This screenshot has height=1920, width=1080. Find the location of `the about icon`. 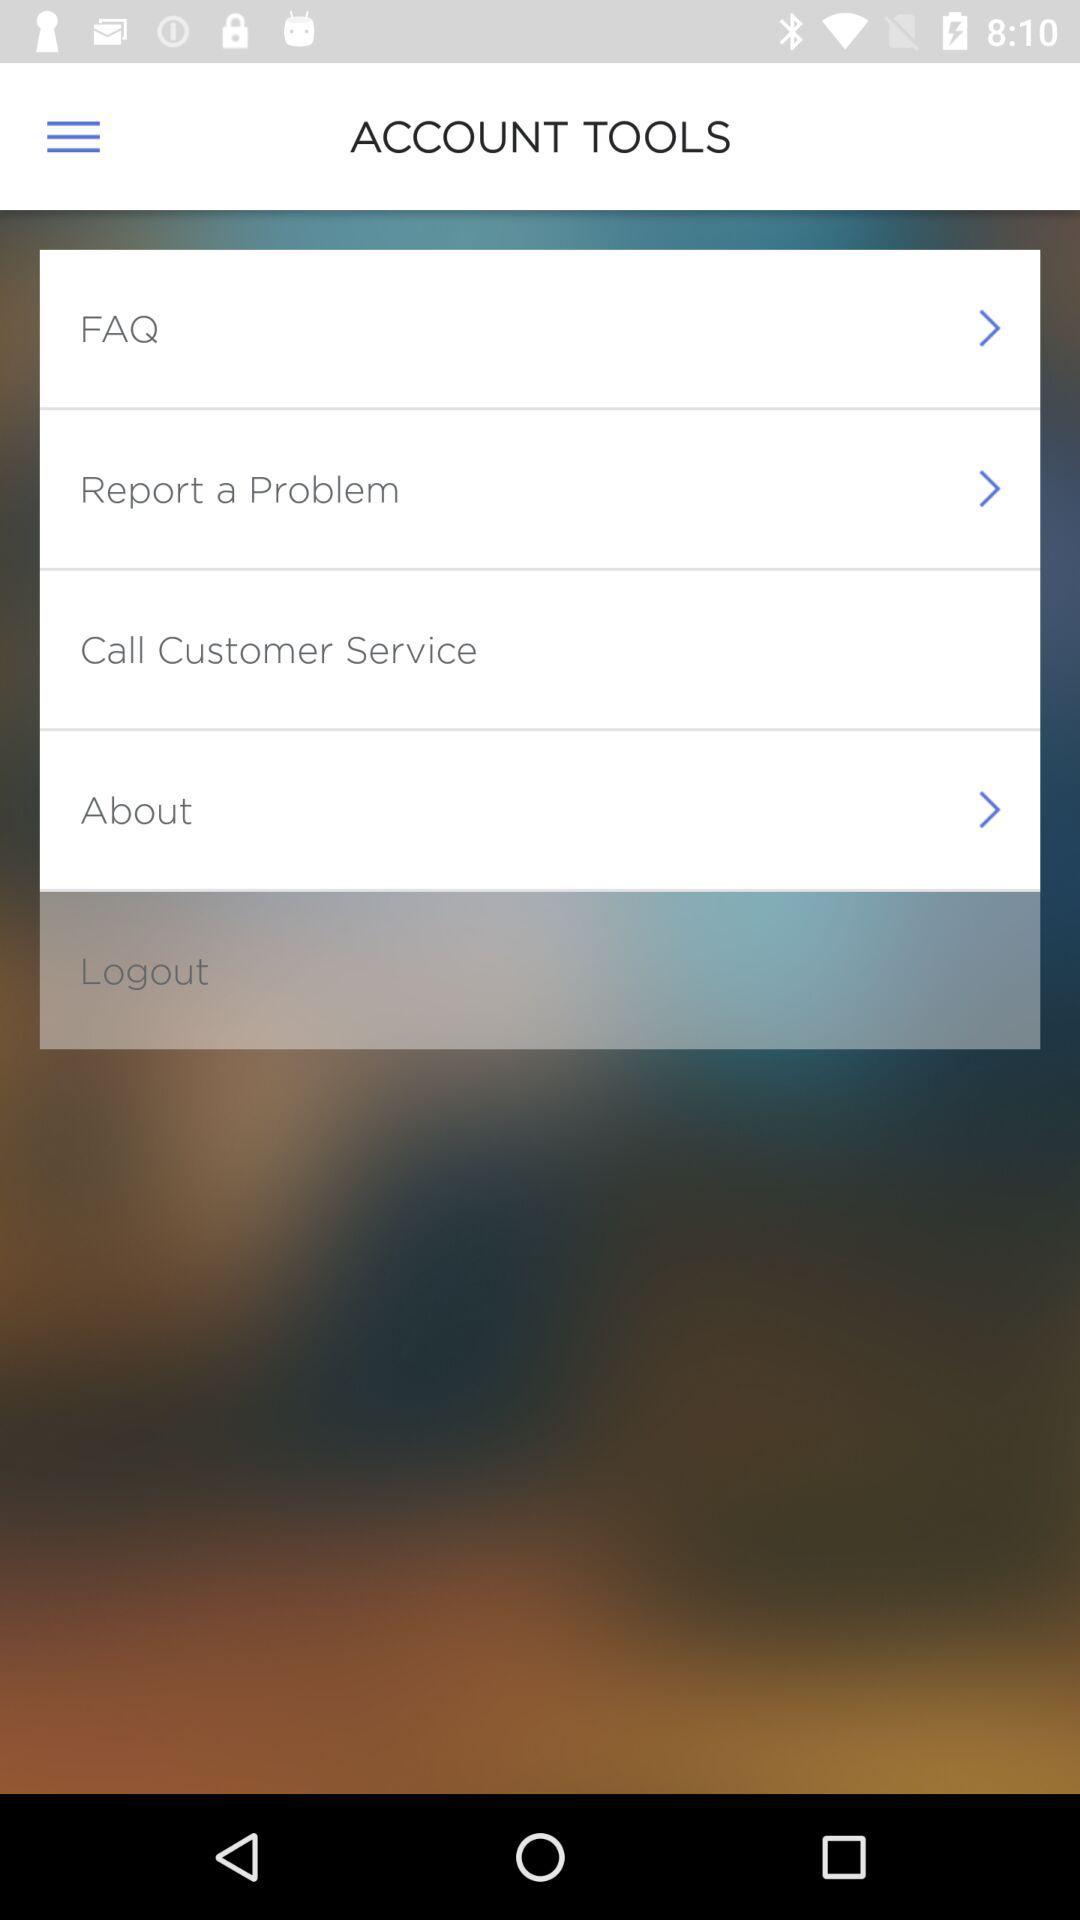

the about icon is located at coordinates (135, 809).